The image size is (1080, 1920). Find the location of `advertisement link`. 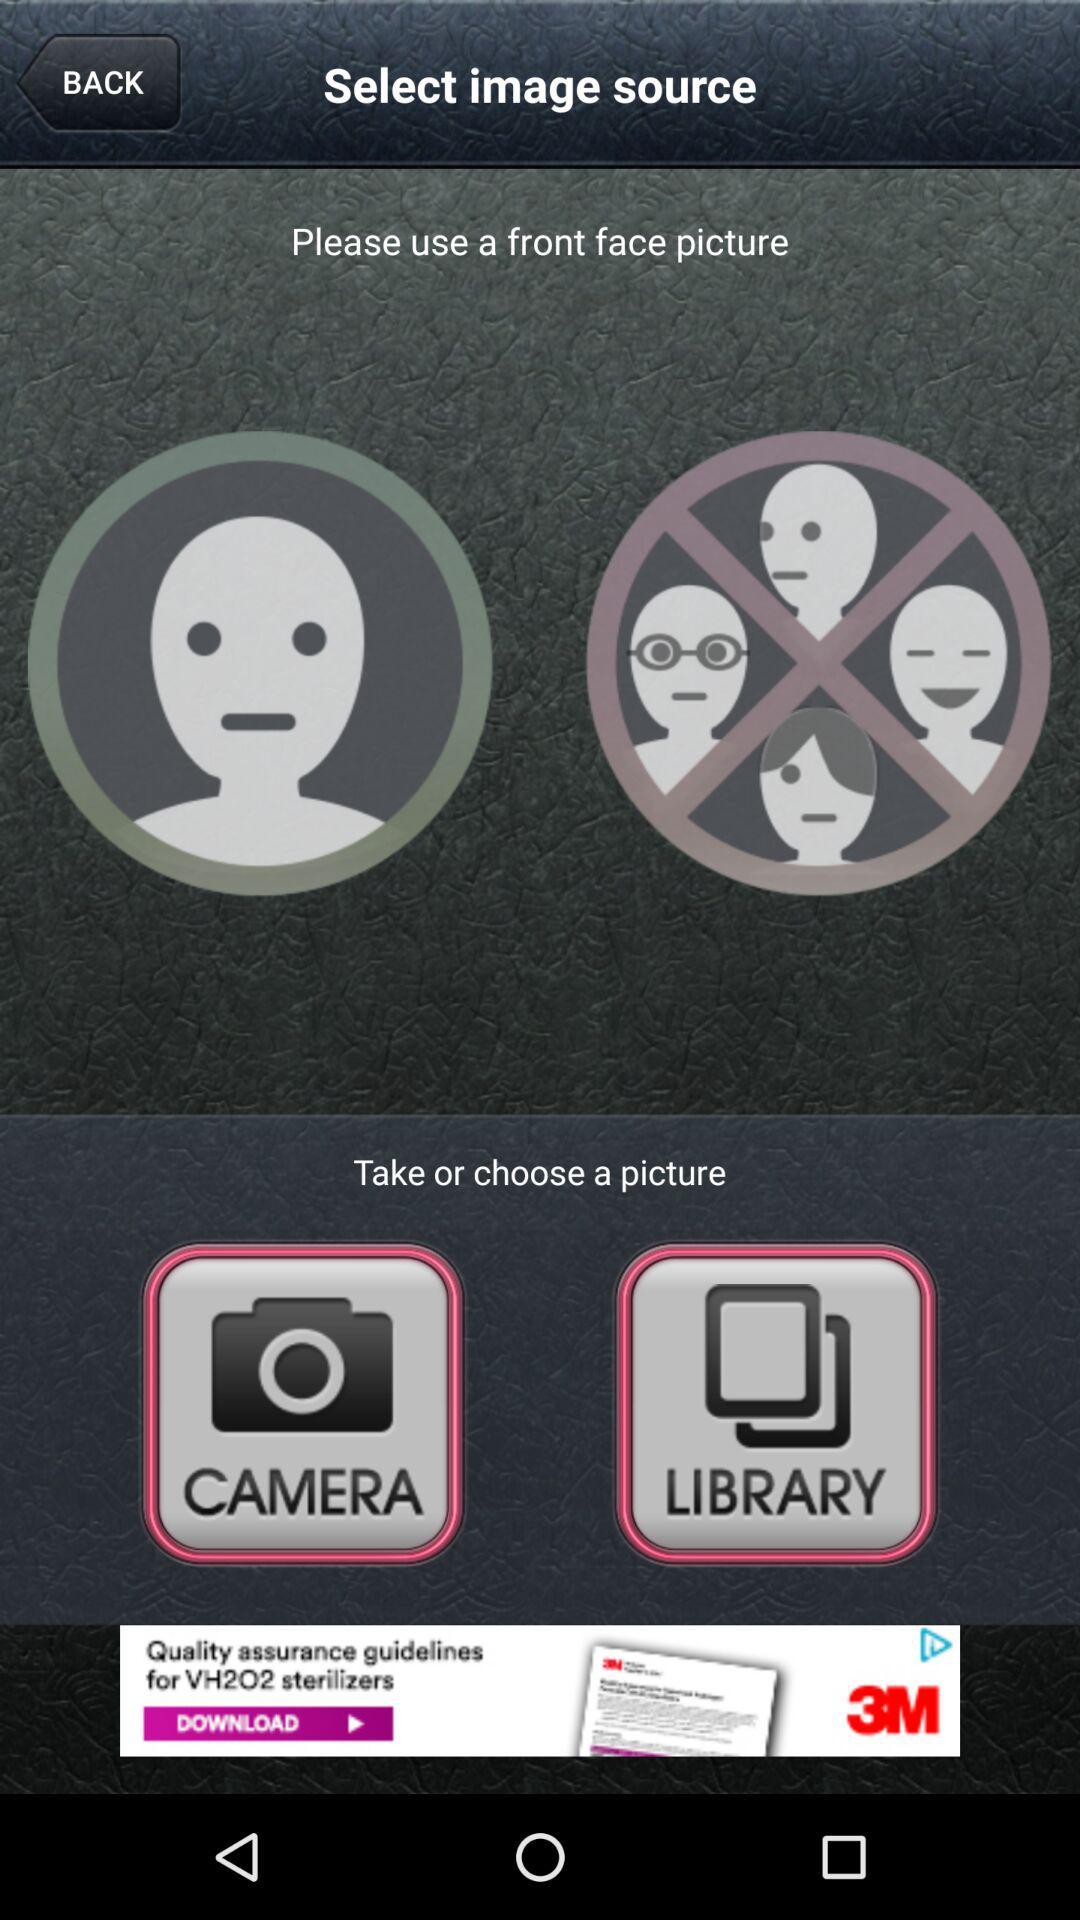

advertisement link is located at coordinates (540, 1689).